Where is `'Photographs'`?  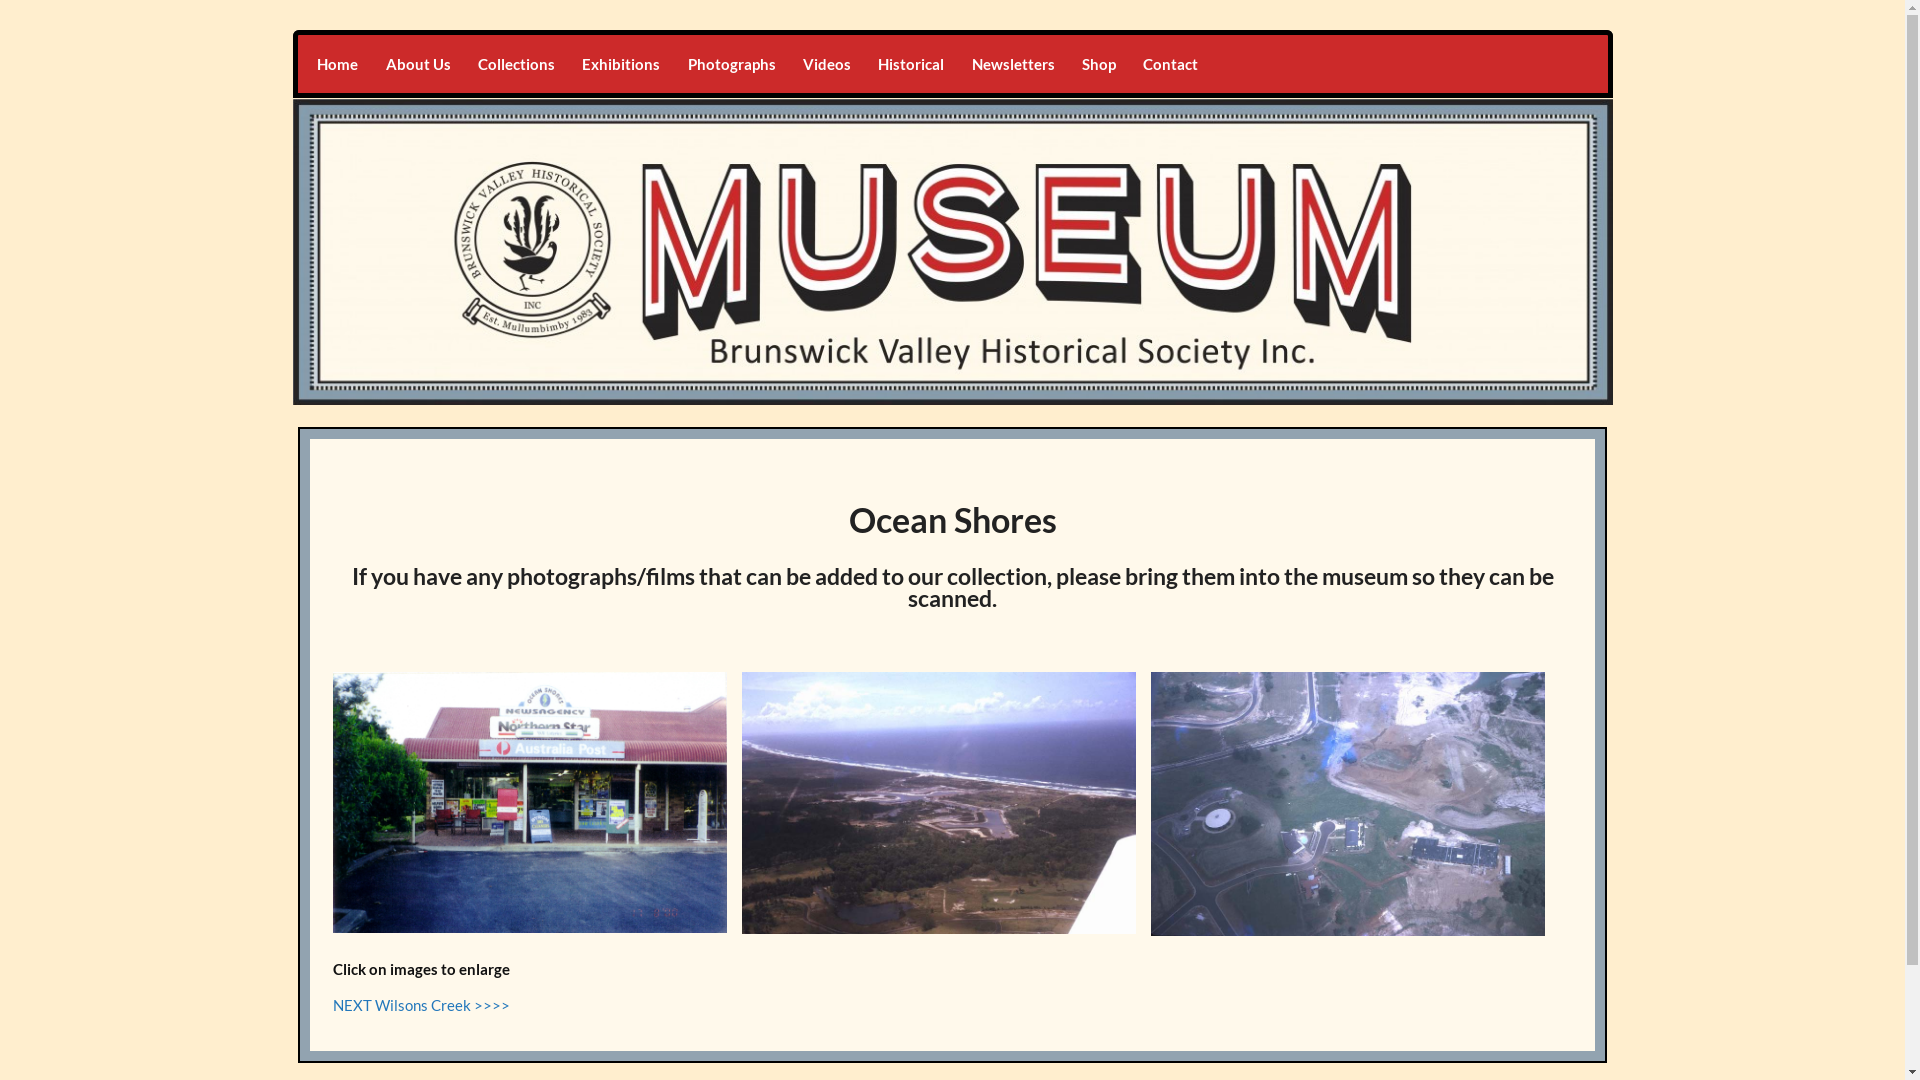 'Photographs' is located at coordinates (730, 63).